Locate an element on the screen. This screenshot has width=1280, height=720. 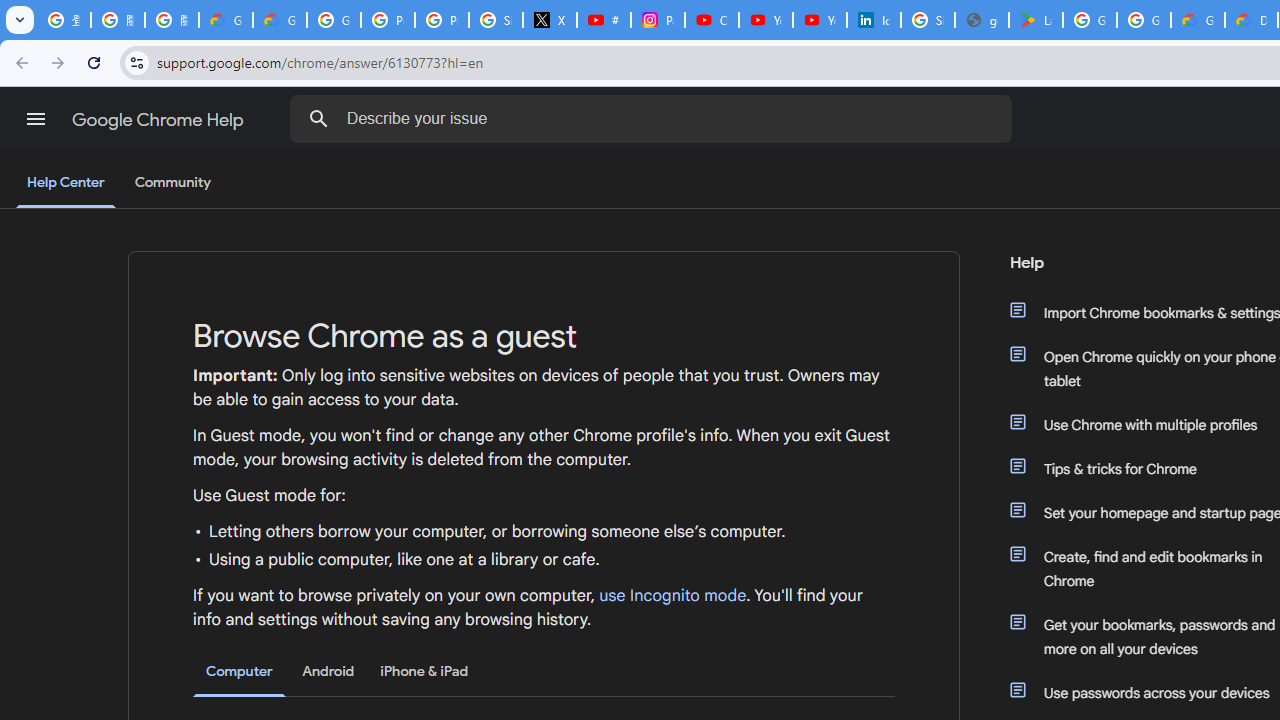
'Google Cloud Privacy Notice' is located at coordinates (225, 20).